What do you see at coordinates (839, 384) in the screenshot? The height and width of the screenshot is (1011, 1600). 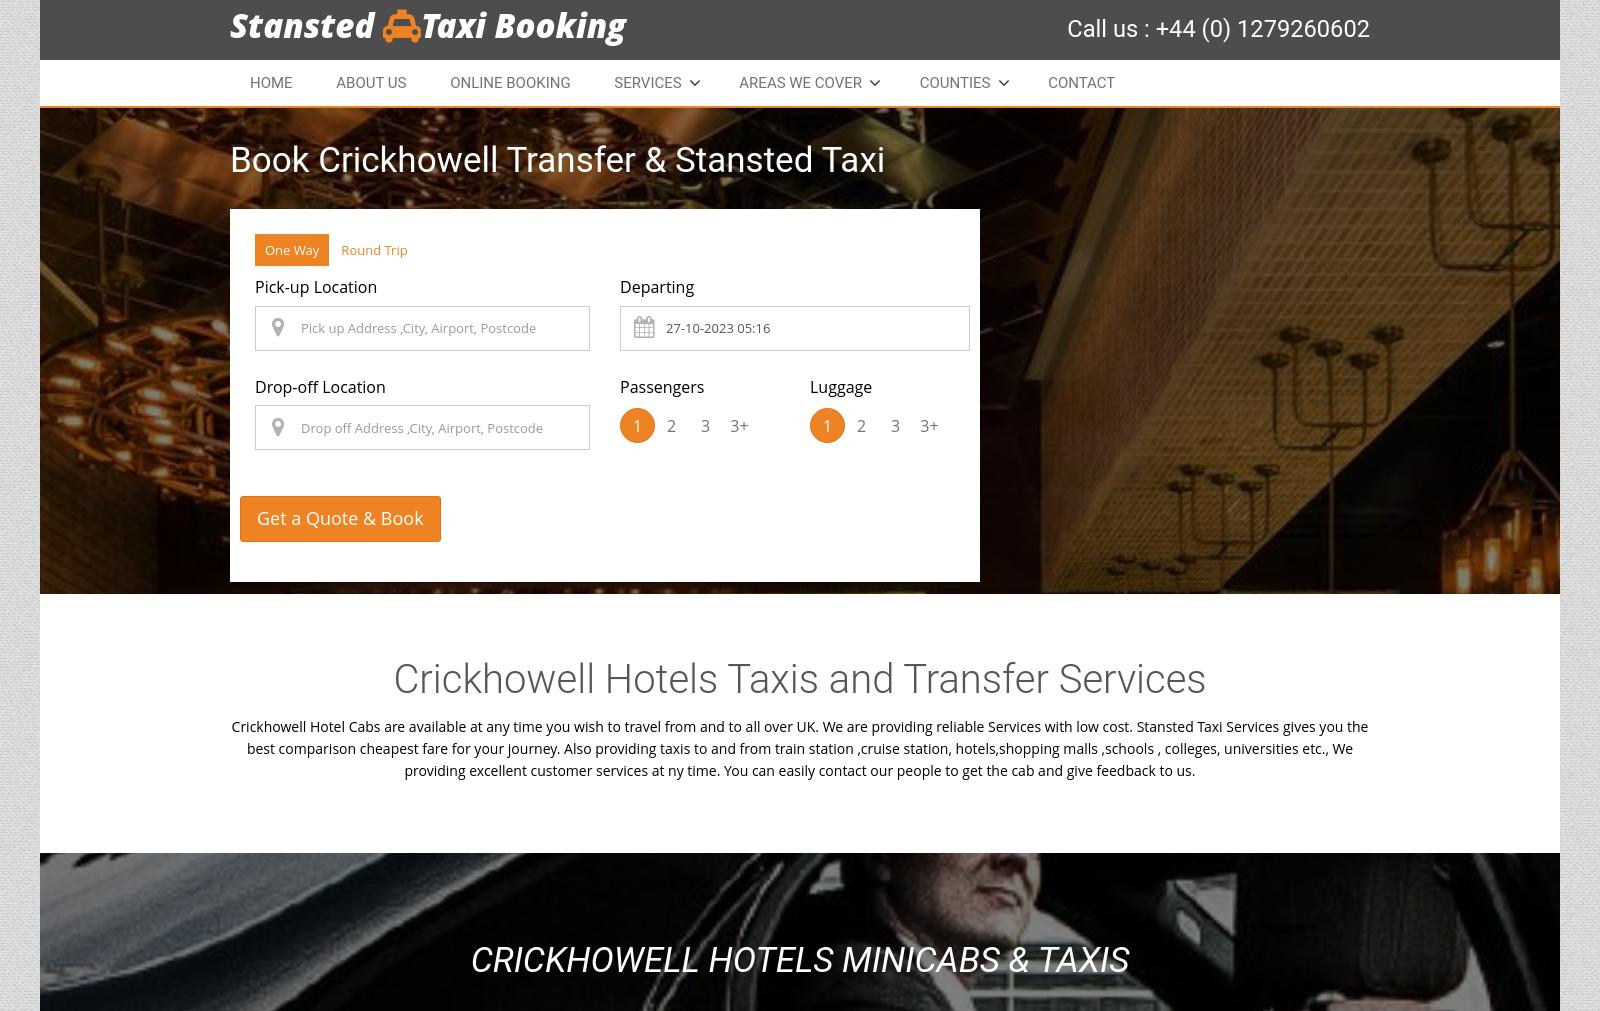 I see `'Luggage'` at bounding box center [839, 384].